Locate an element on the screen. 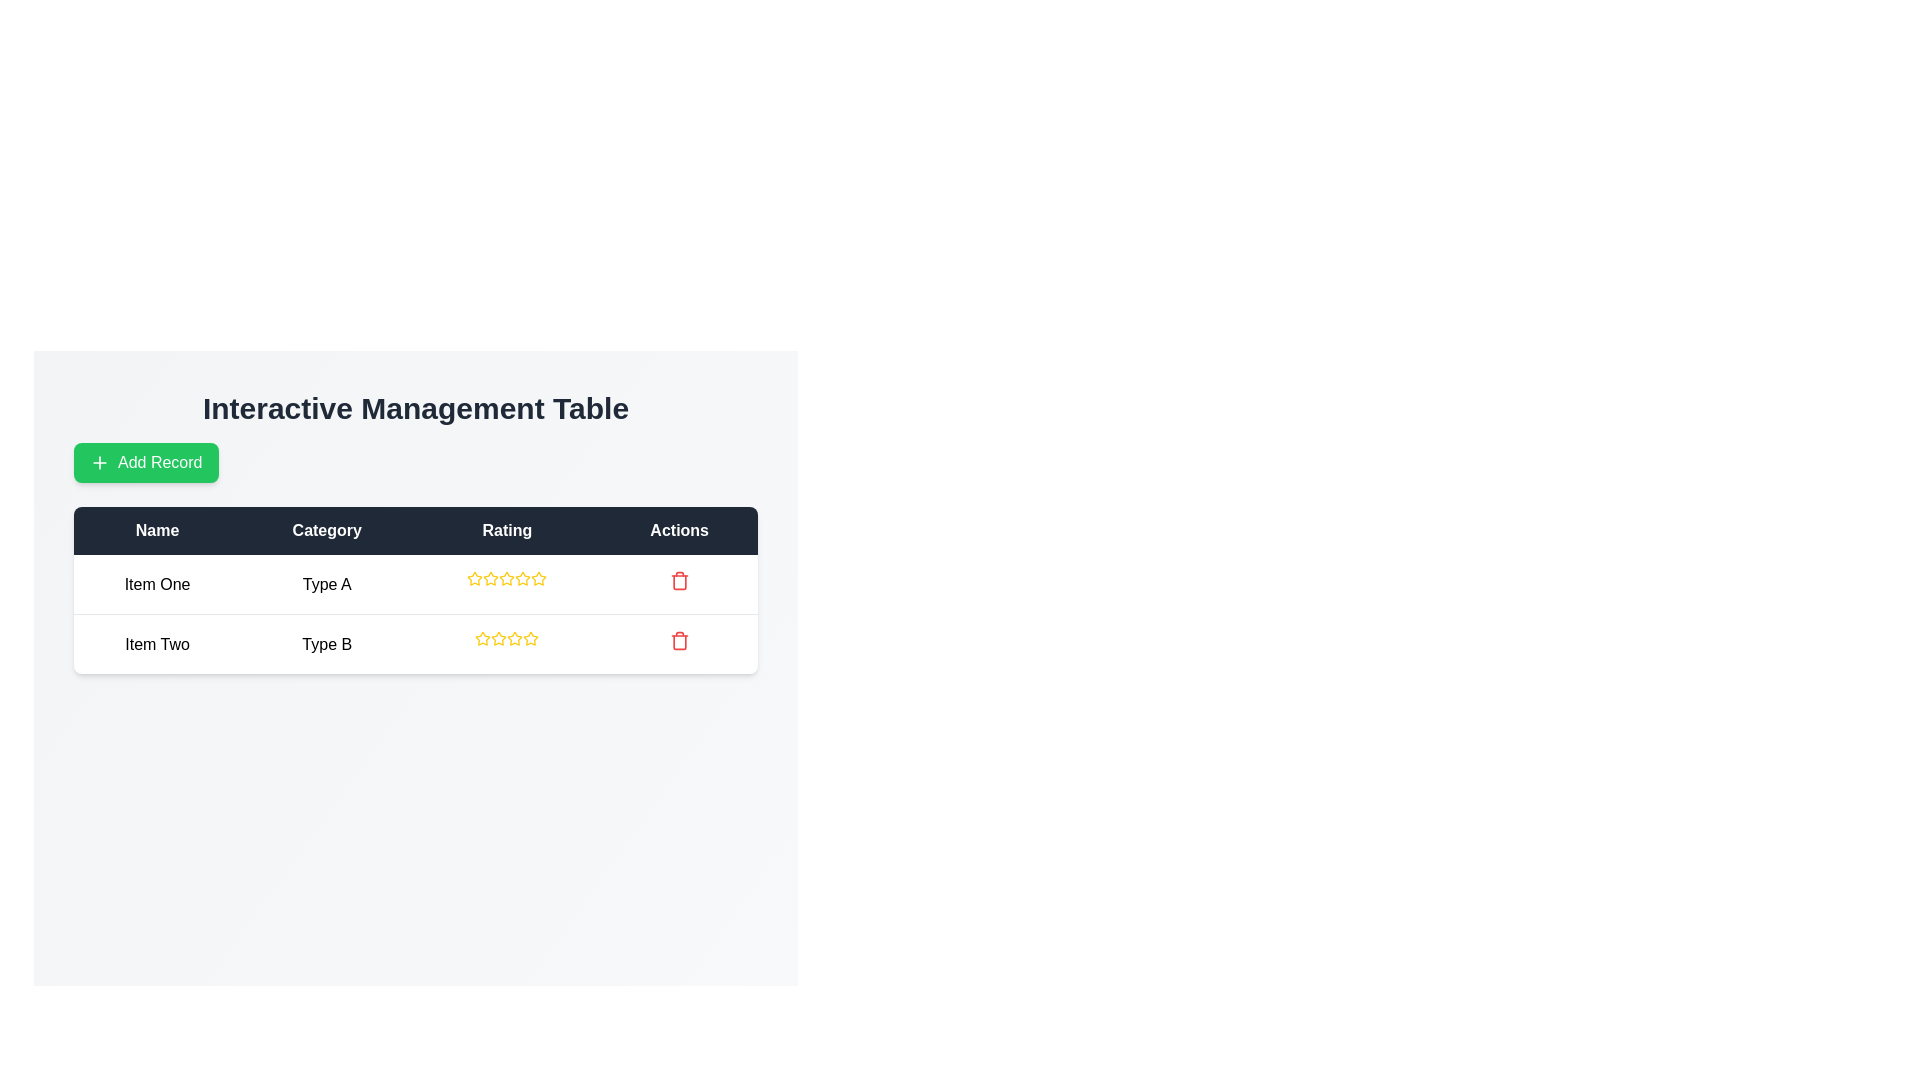  the fifth yellow star icon with a hollow center in the 'Rating' column of the first row to interact with the rating system is located at coordinates (523, 578).